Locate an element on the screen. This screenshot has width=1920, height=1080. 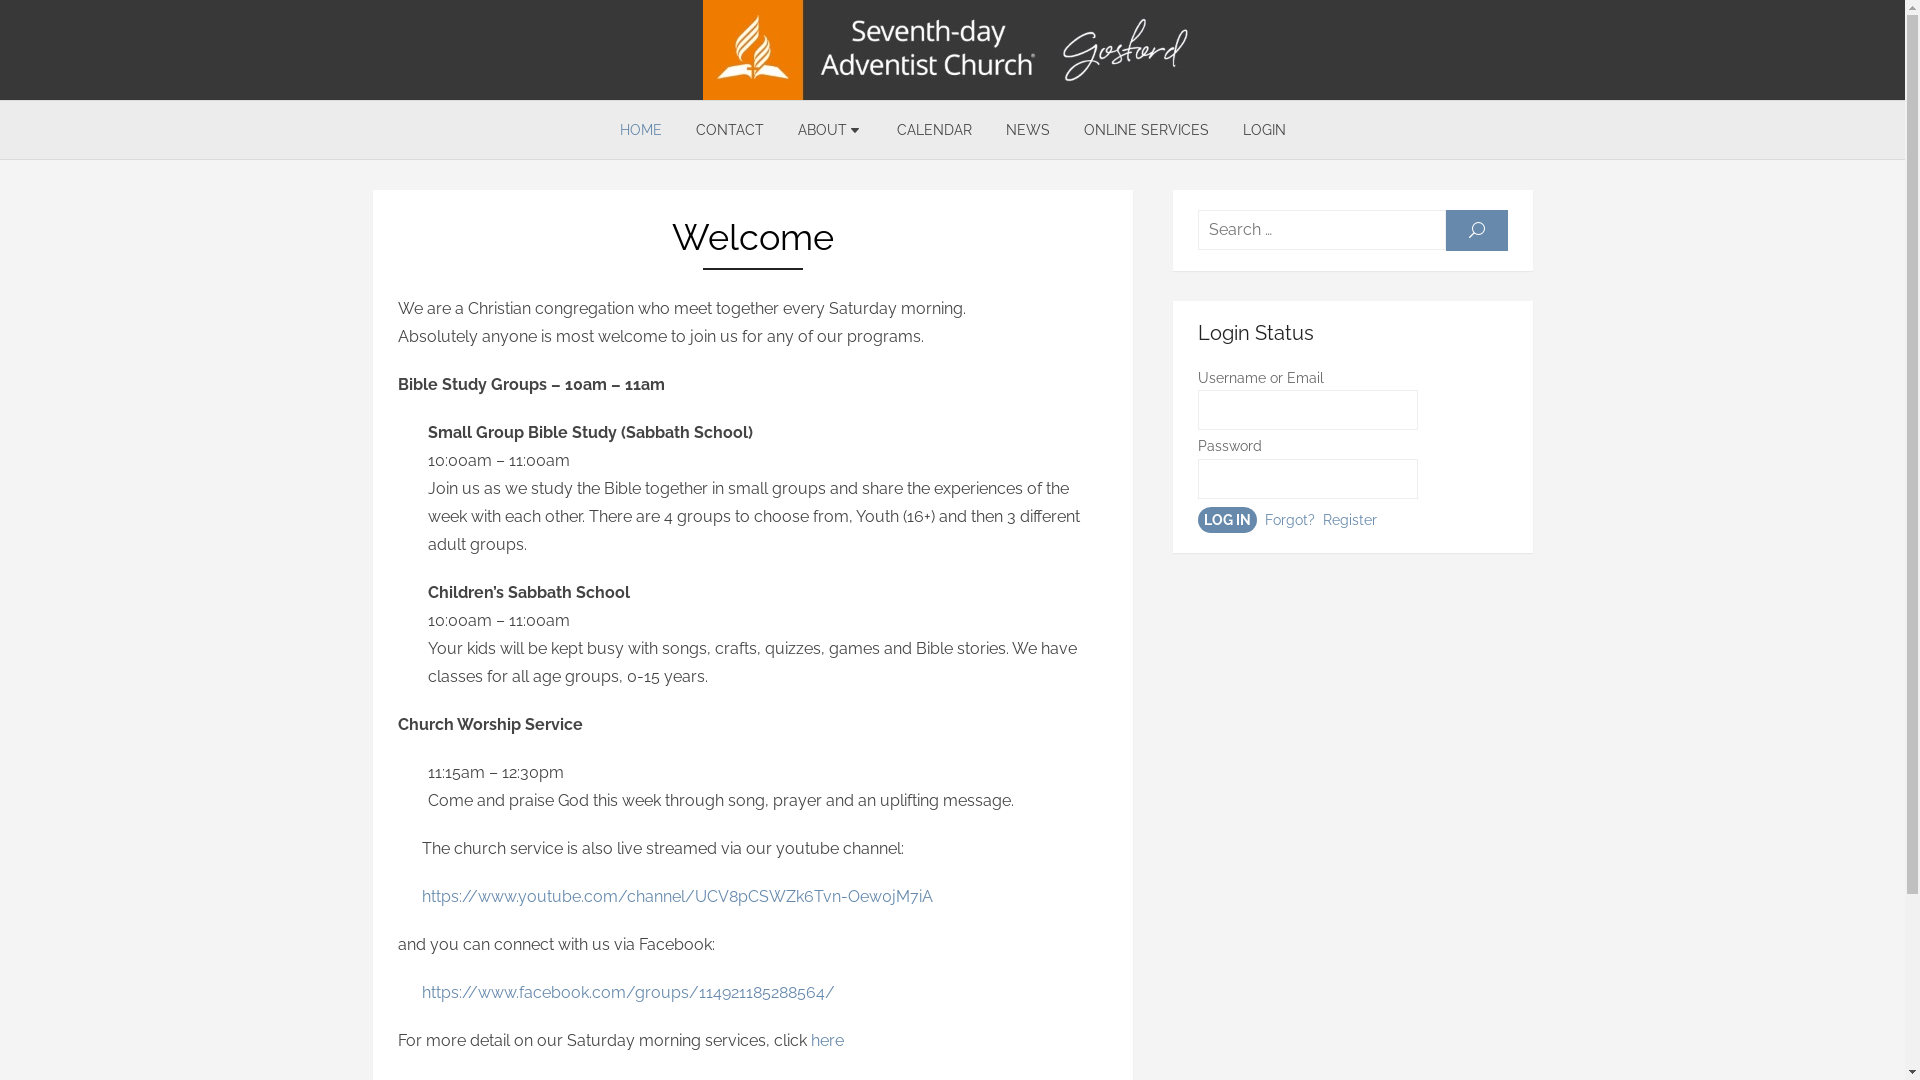
'ONLINE SERVICES' is located at coordinates (1145, 130).